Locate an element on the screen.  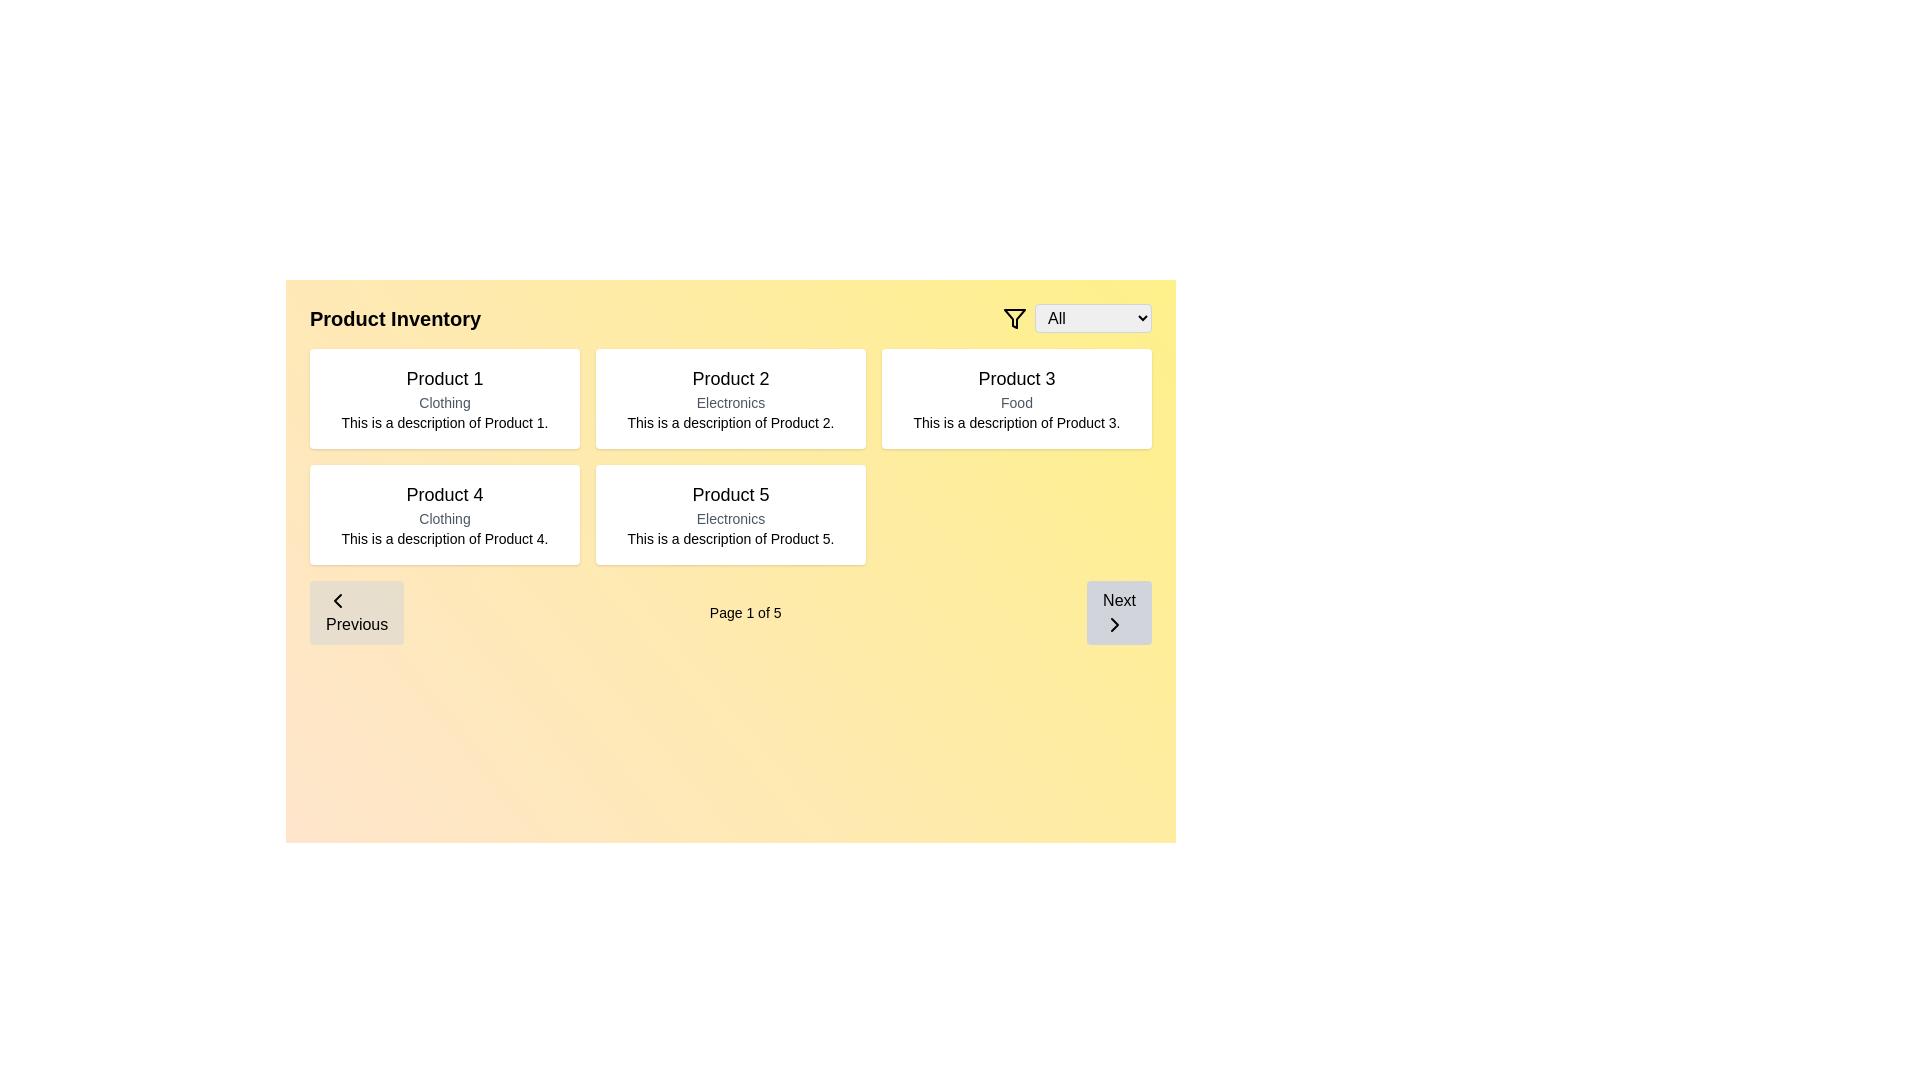
text from the Text Label stating 'This is a description of Product 5.' which is positioned at the bottom of the card labeled 'Product 5' in the Product Inventory page is located at coordinates (729, 538).